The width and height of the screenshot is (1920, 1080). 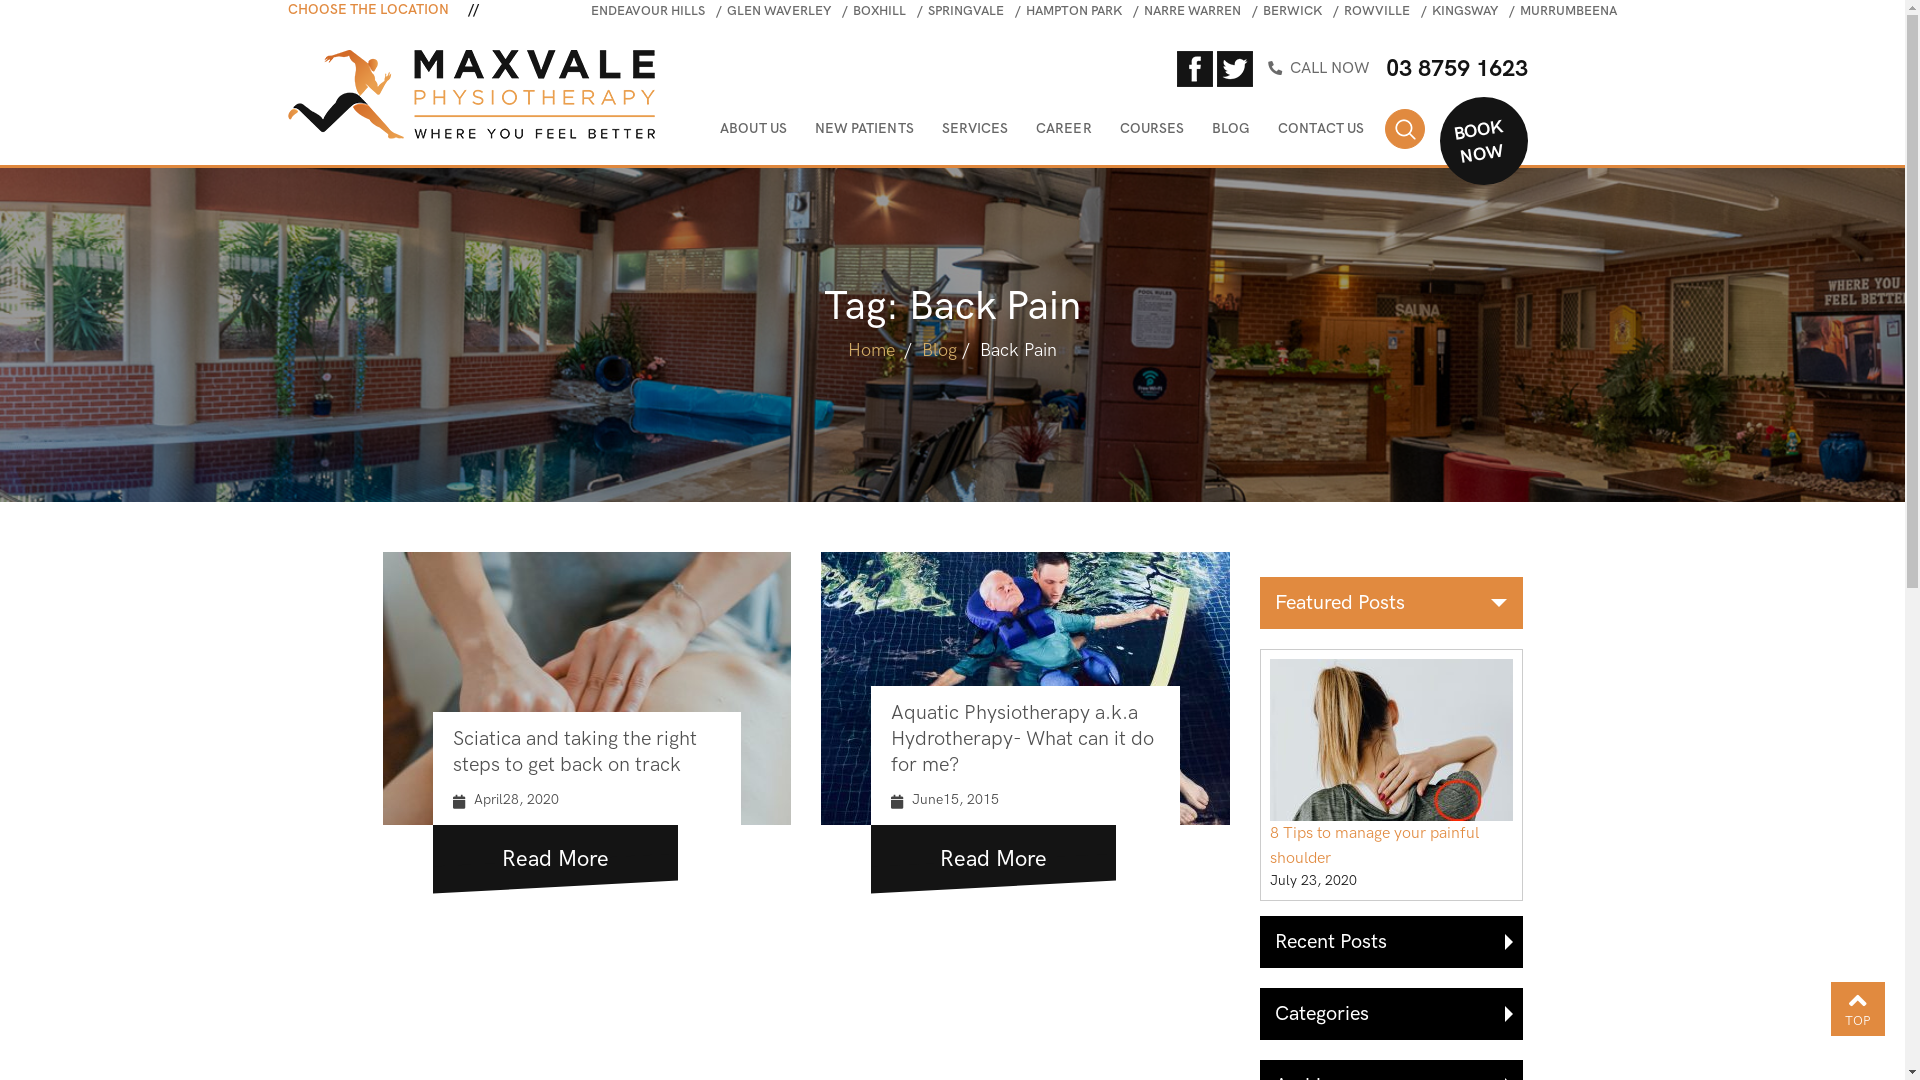 I want to click on 'Sciatica and taking the right steps to get back on track', so click(x=573, y=752).